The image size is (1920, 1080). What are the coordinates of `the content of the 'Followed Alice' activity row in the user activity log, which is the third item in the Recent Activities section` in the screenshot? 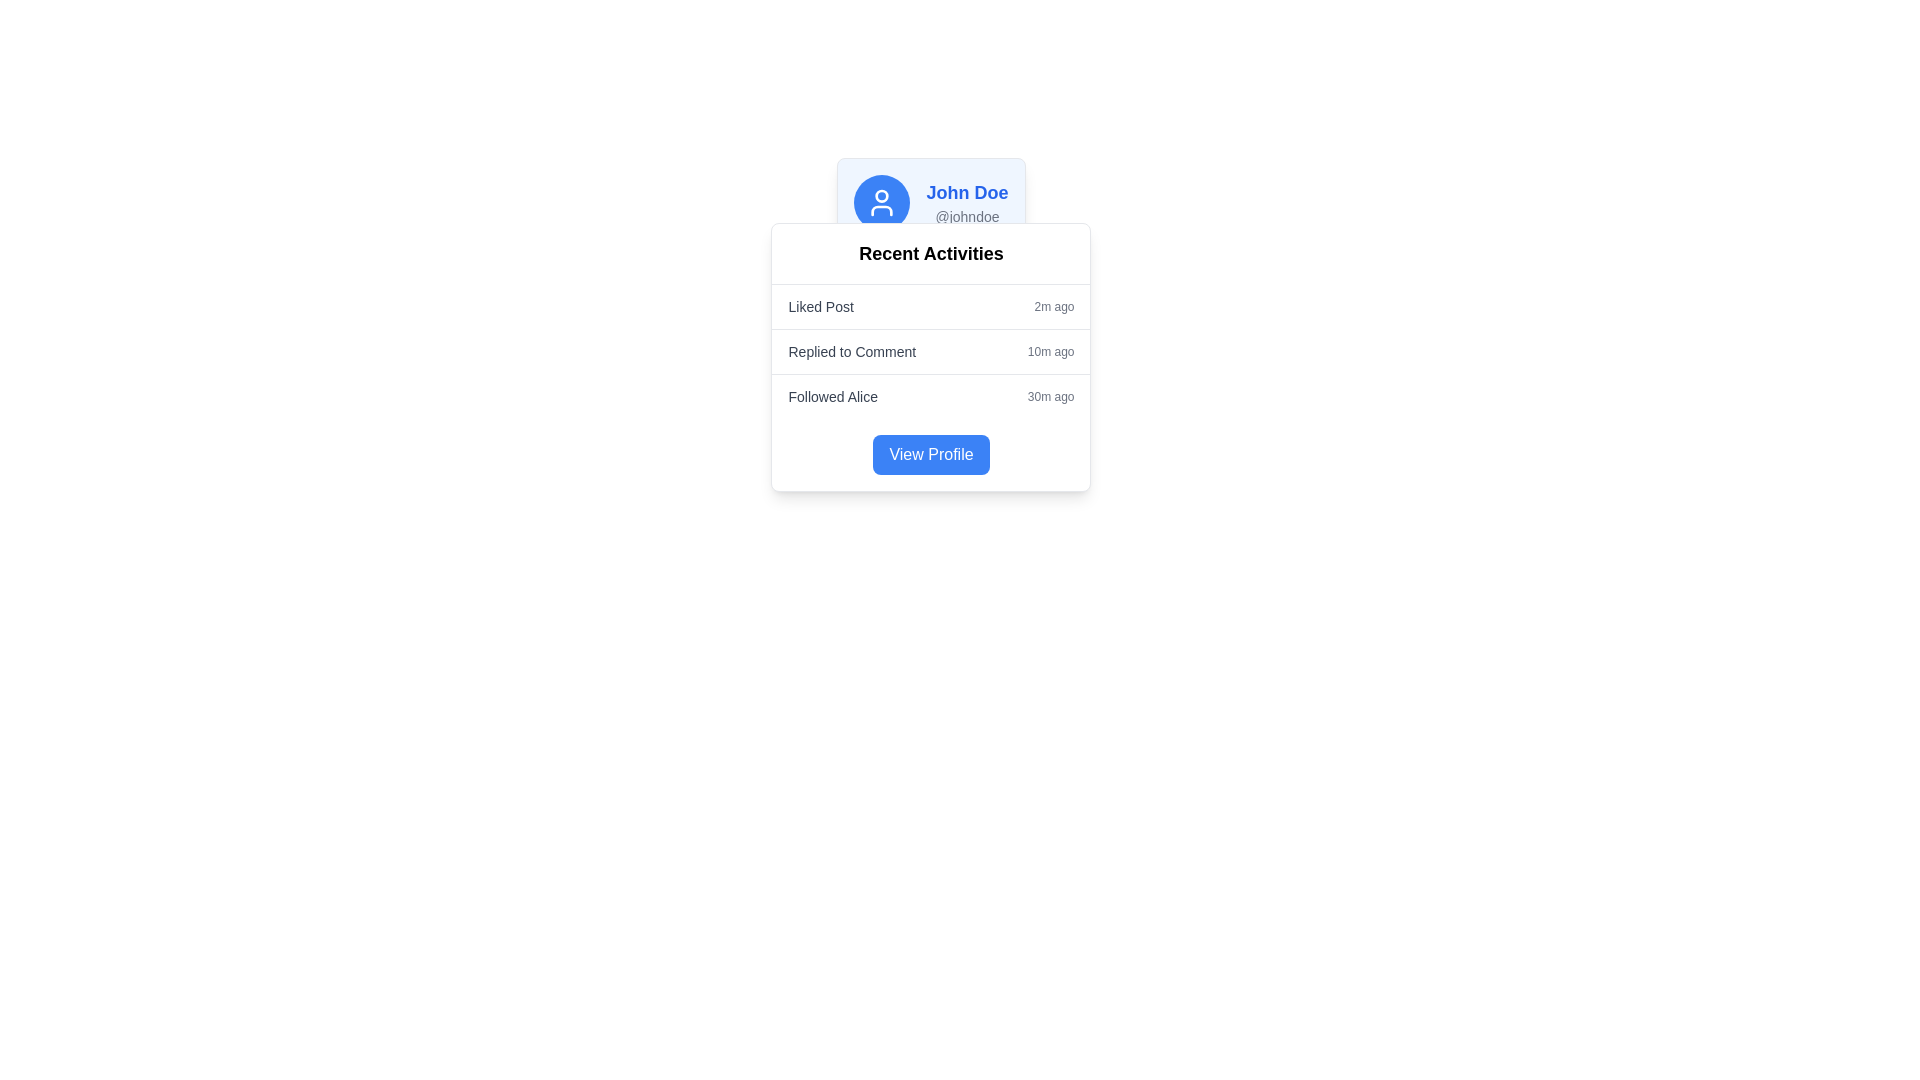 It's located at (930, 396).